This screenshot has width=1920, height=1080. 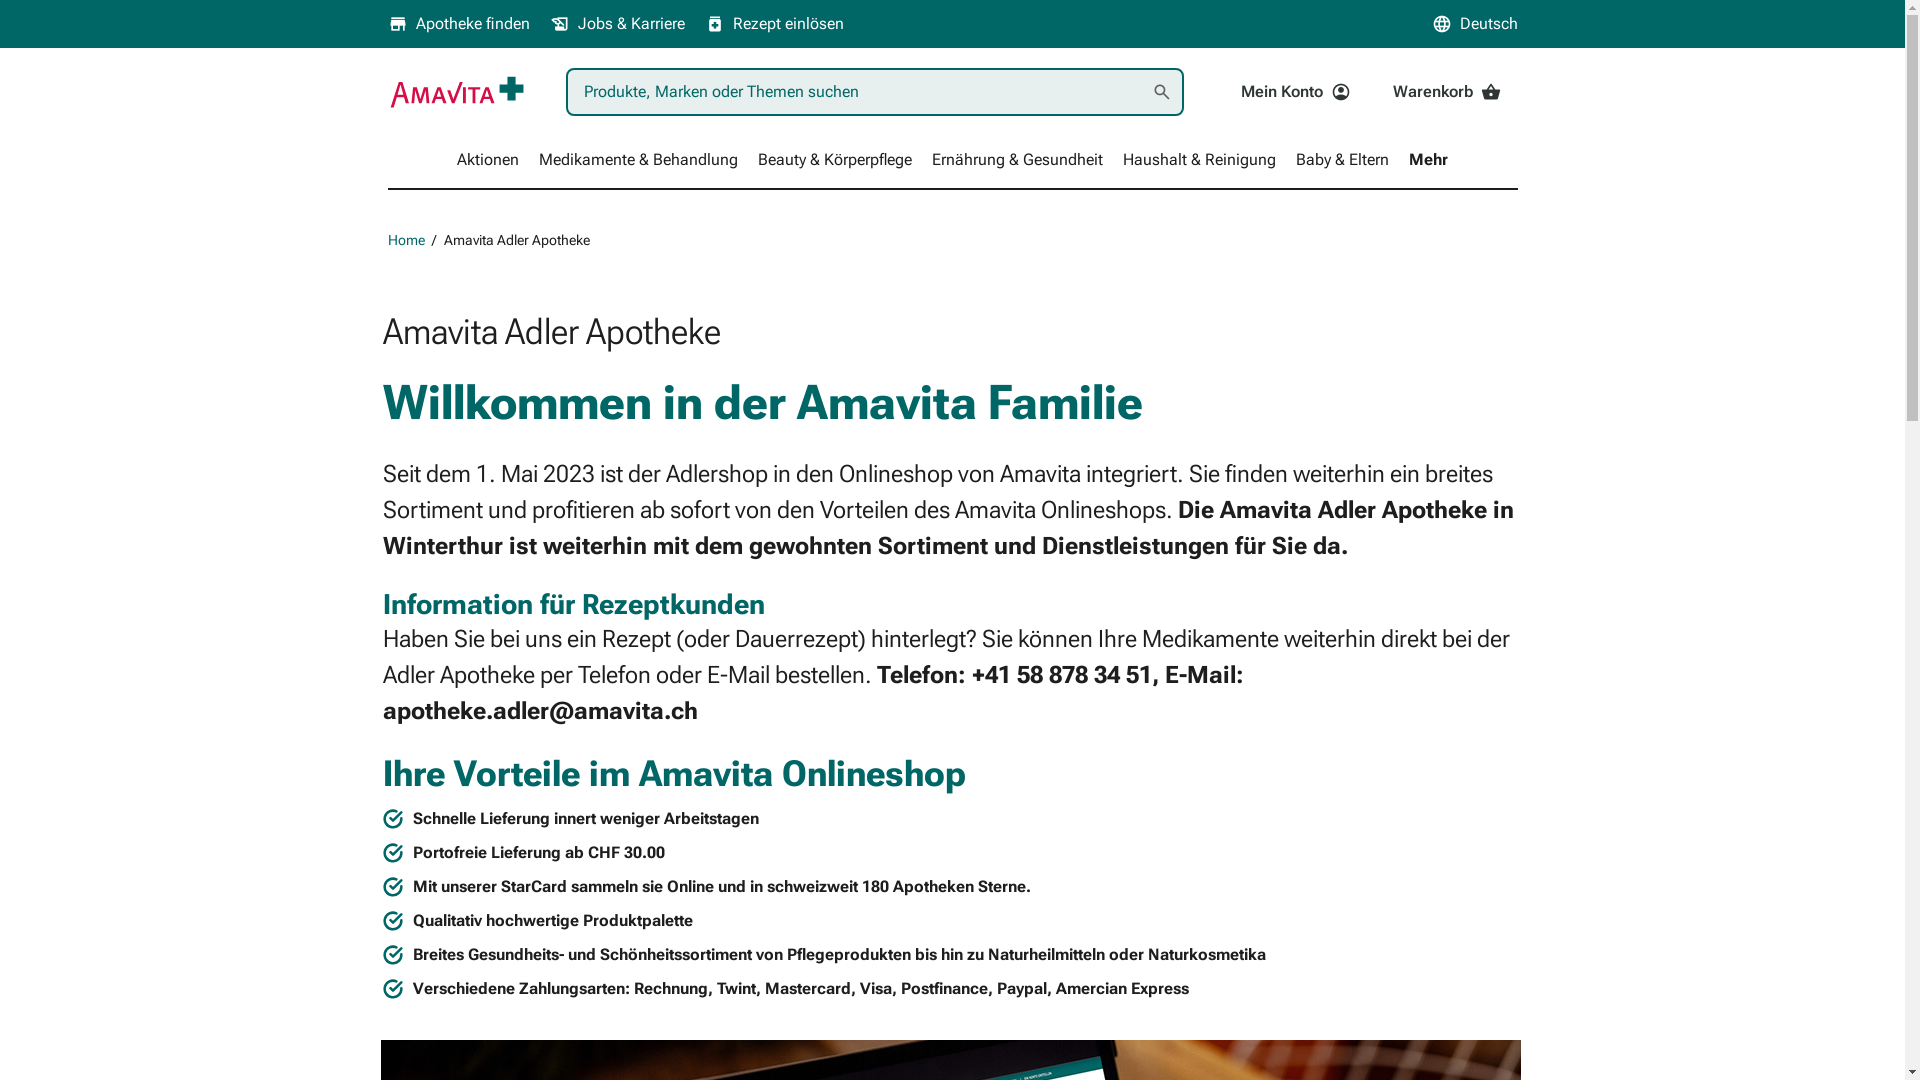 What do you see at coordinates (488, 158) in the screenshot?
I see `'Aktionen'` at bounding box center [488, 158].